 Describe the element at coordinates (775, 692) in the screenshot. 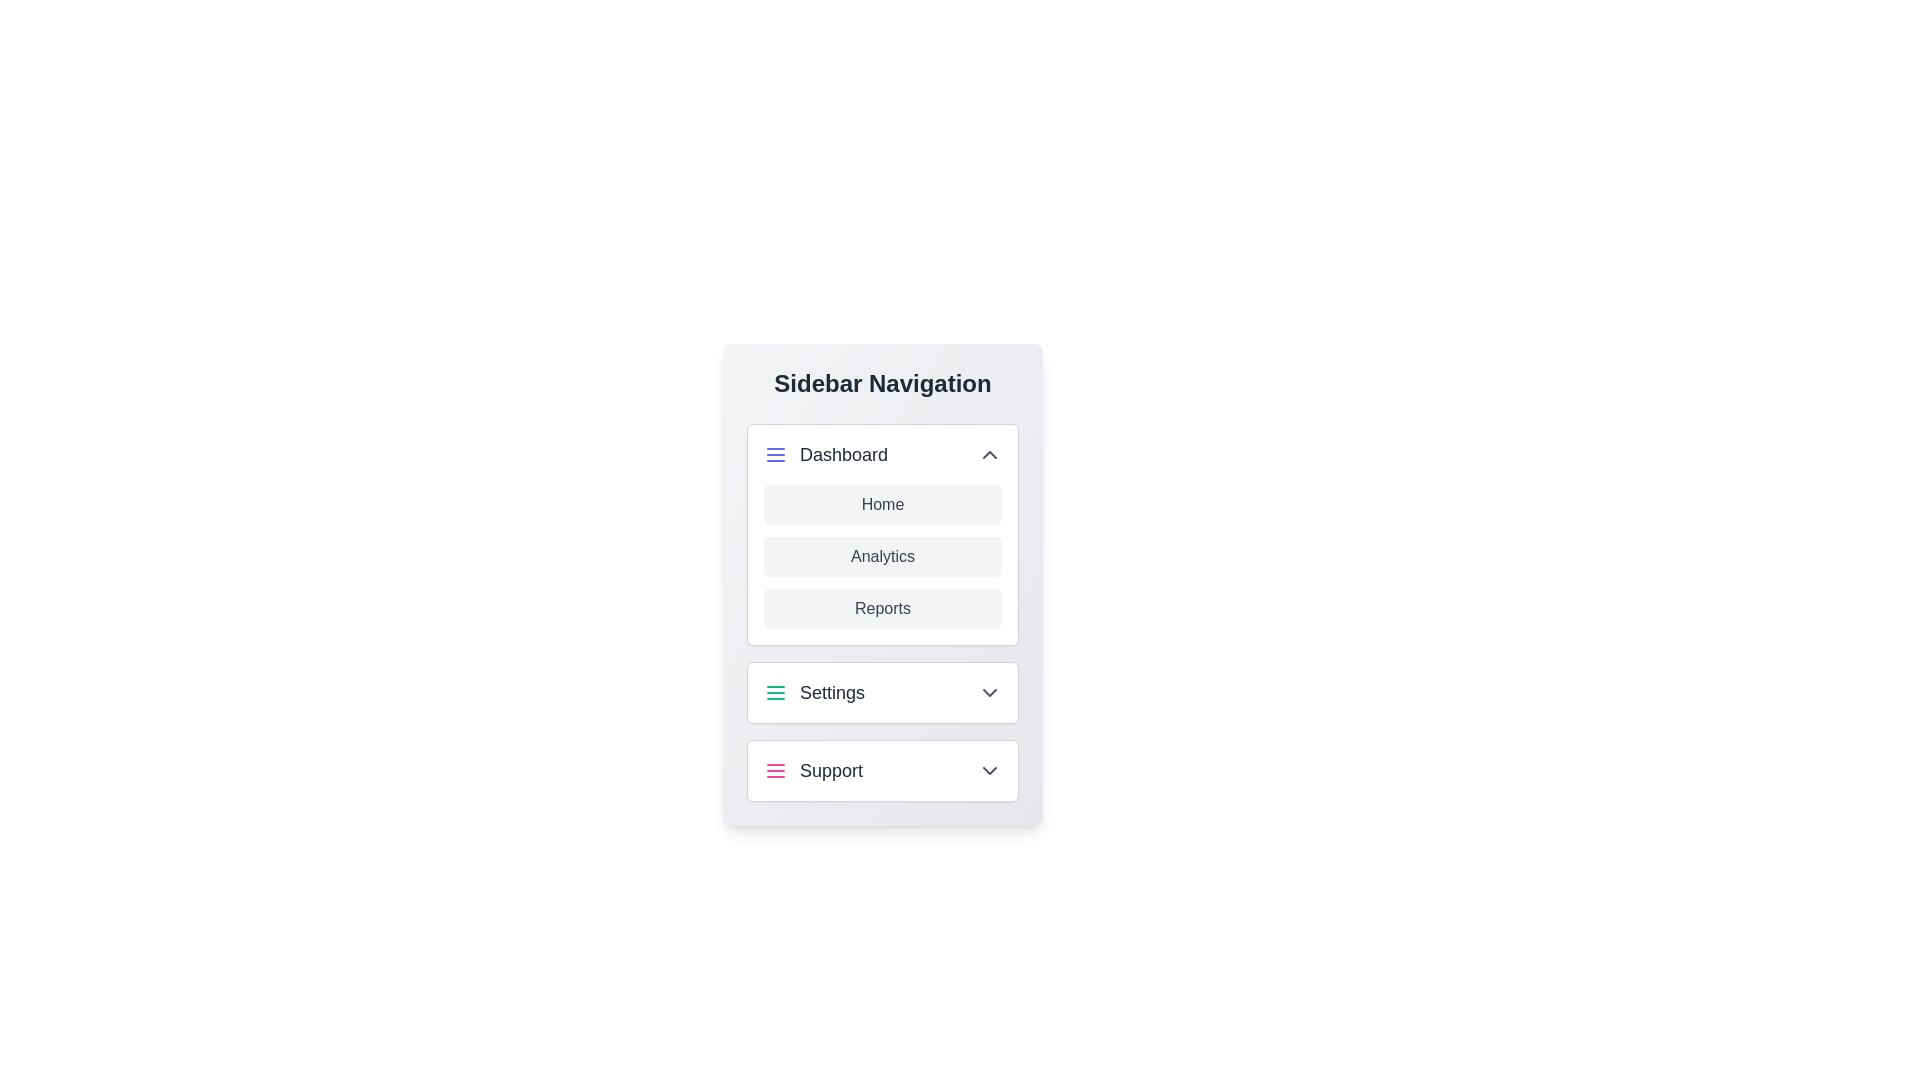

I see `the green settings icon composed of three horizontal lines in the sidebar menu, located next to the 'Settings' label` at that location.